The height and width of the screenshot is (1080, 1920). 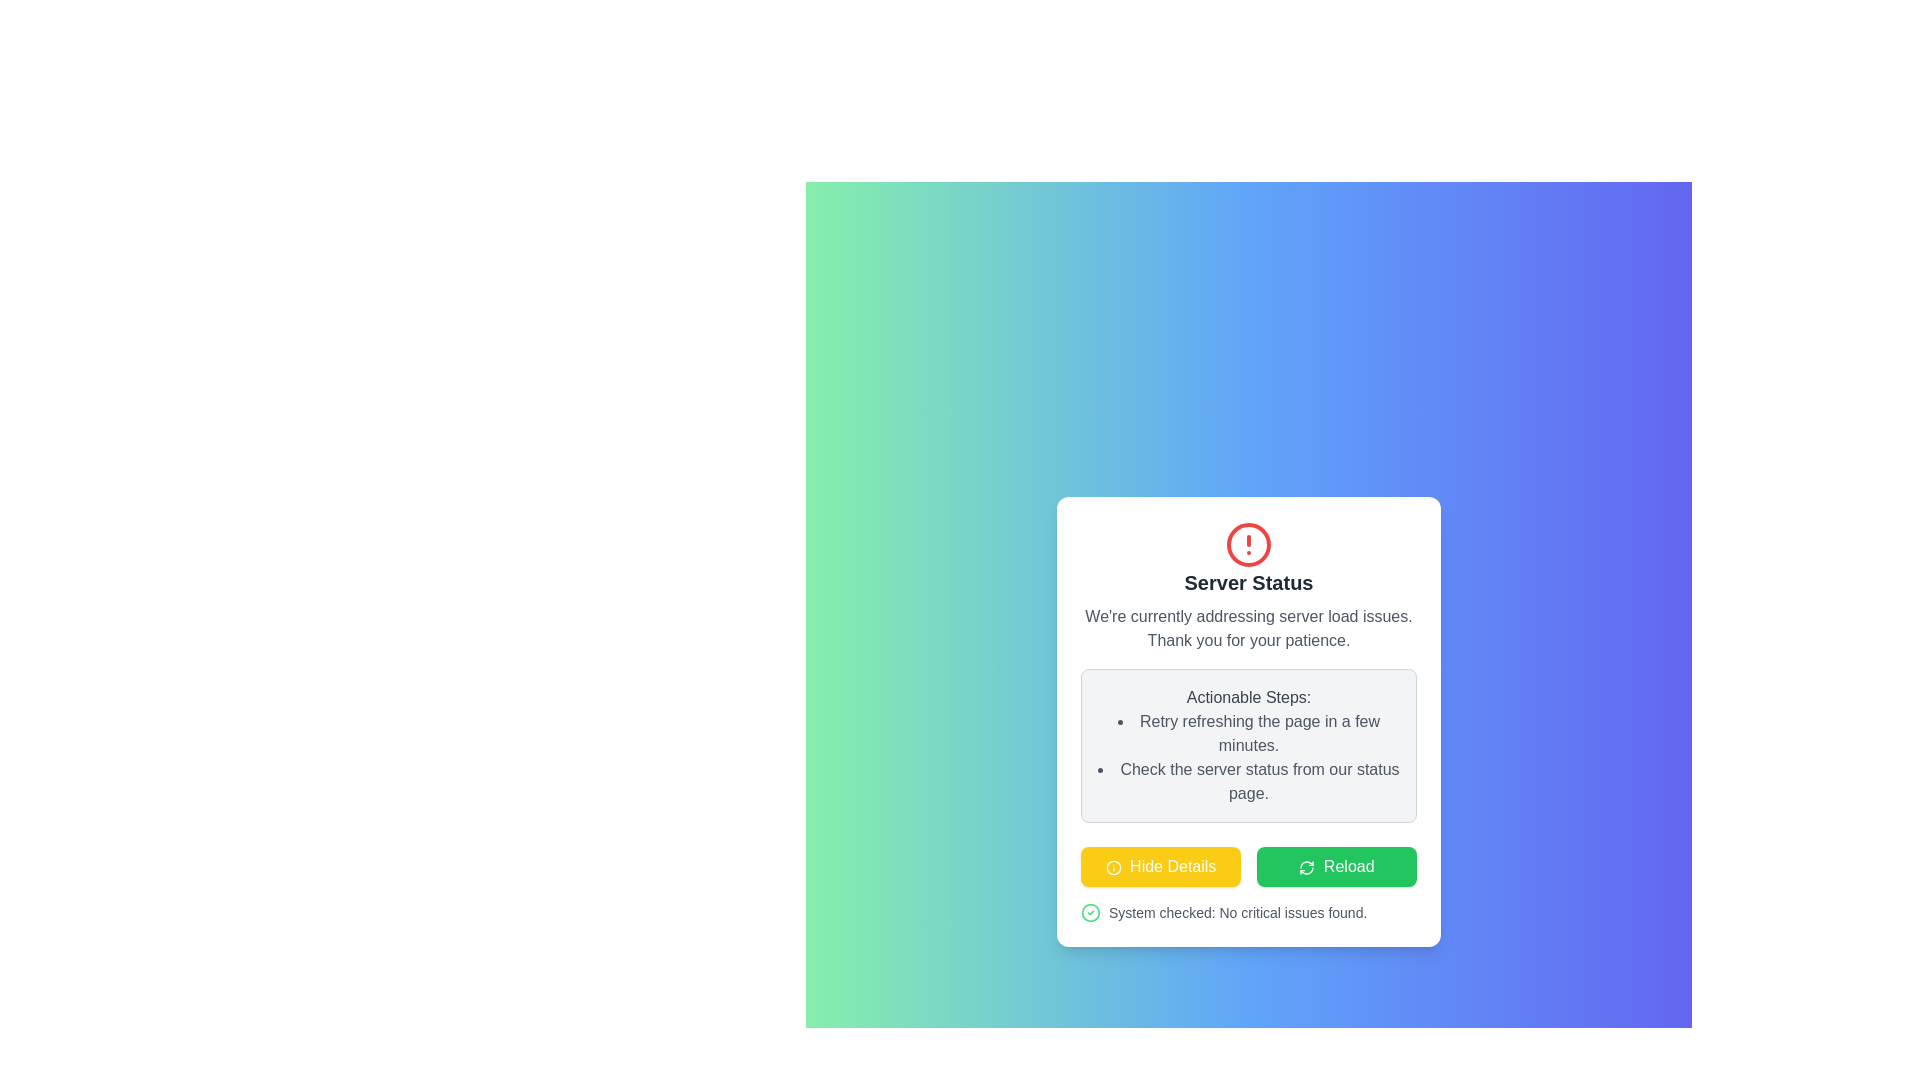 I want to click on informational prompt text directing users to check the server status, which is the second item in the bulleted list under 'Actionable Steps', so click(x=1247, y=781).